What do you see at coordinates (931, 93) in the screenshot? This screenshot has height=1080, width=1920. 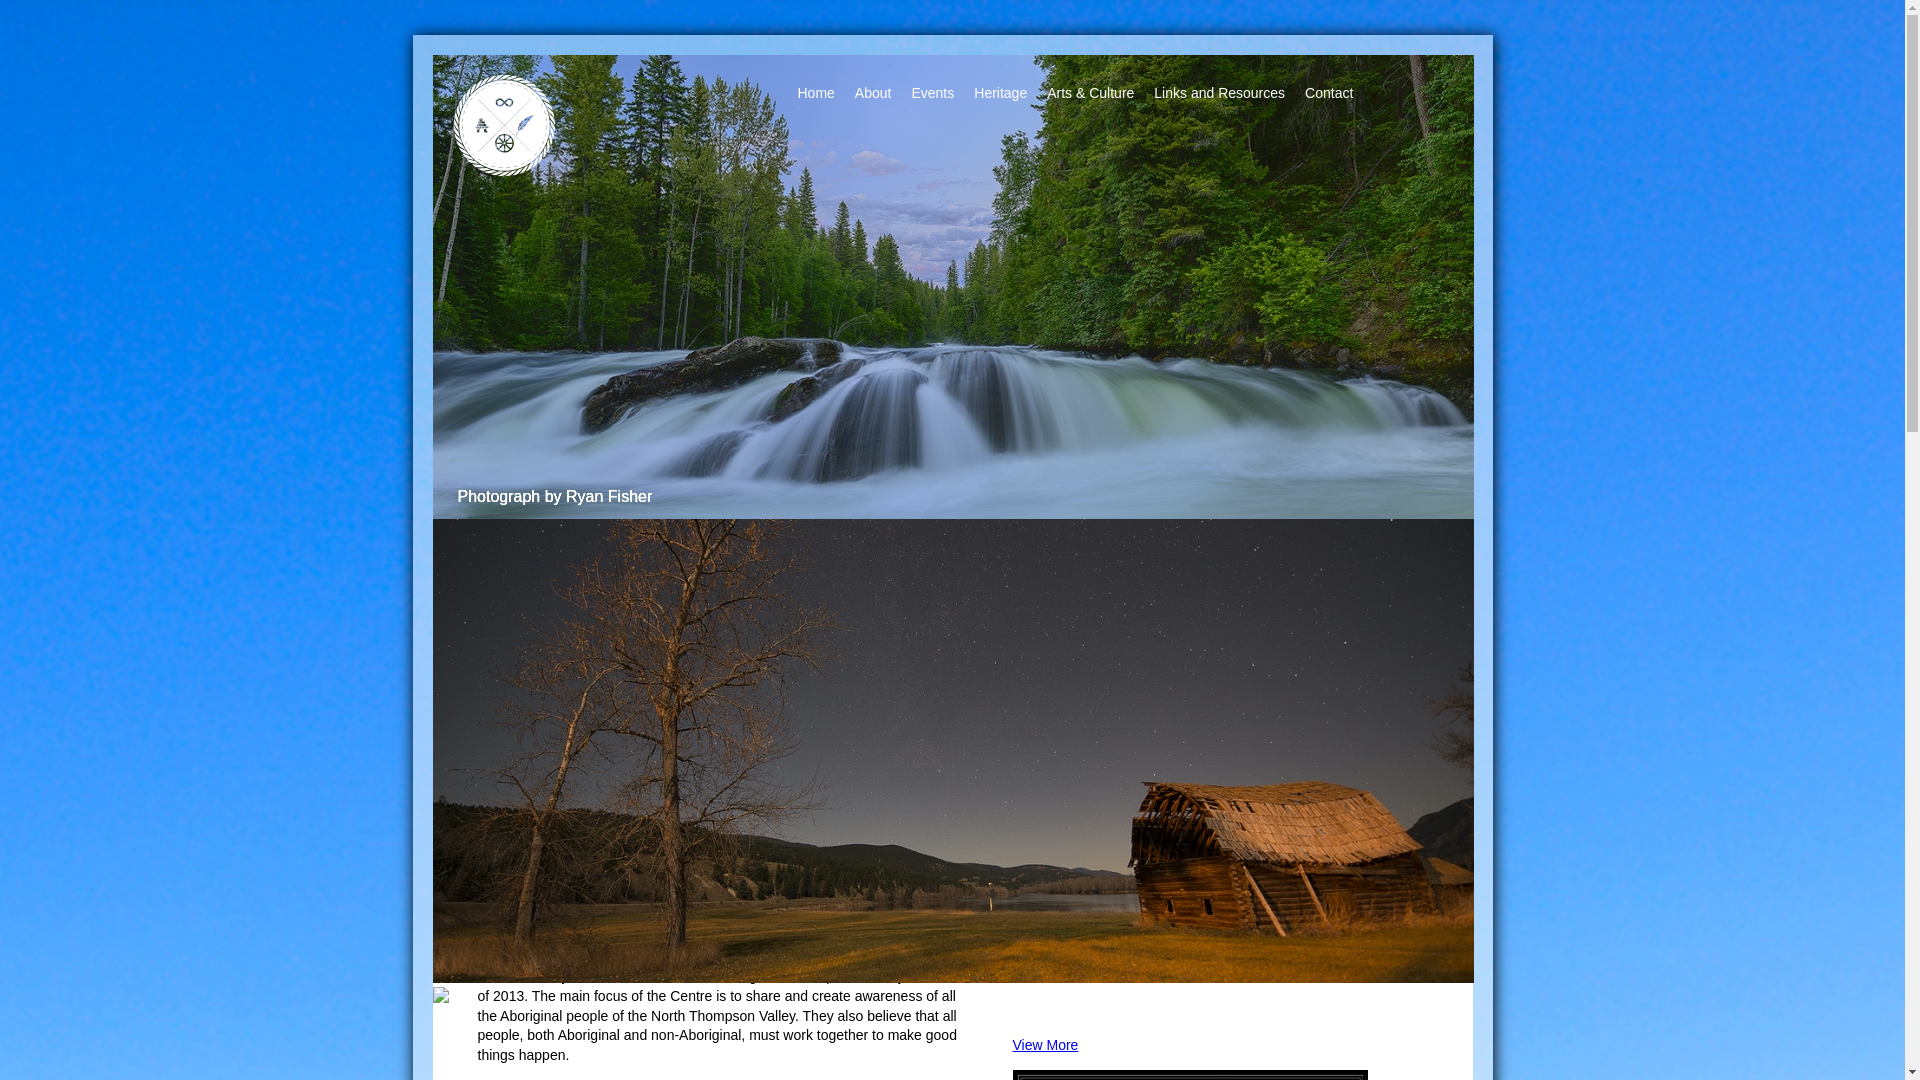 I see `'Events'` at bounding box center [931, 93].